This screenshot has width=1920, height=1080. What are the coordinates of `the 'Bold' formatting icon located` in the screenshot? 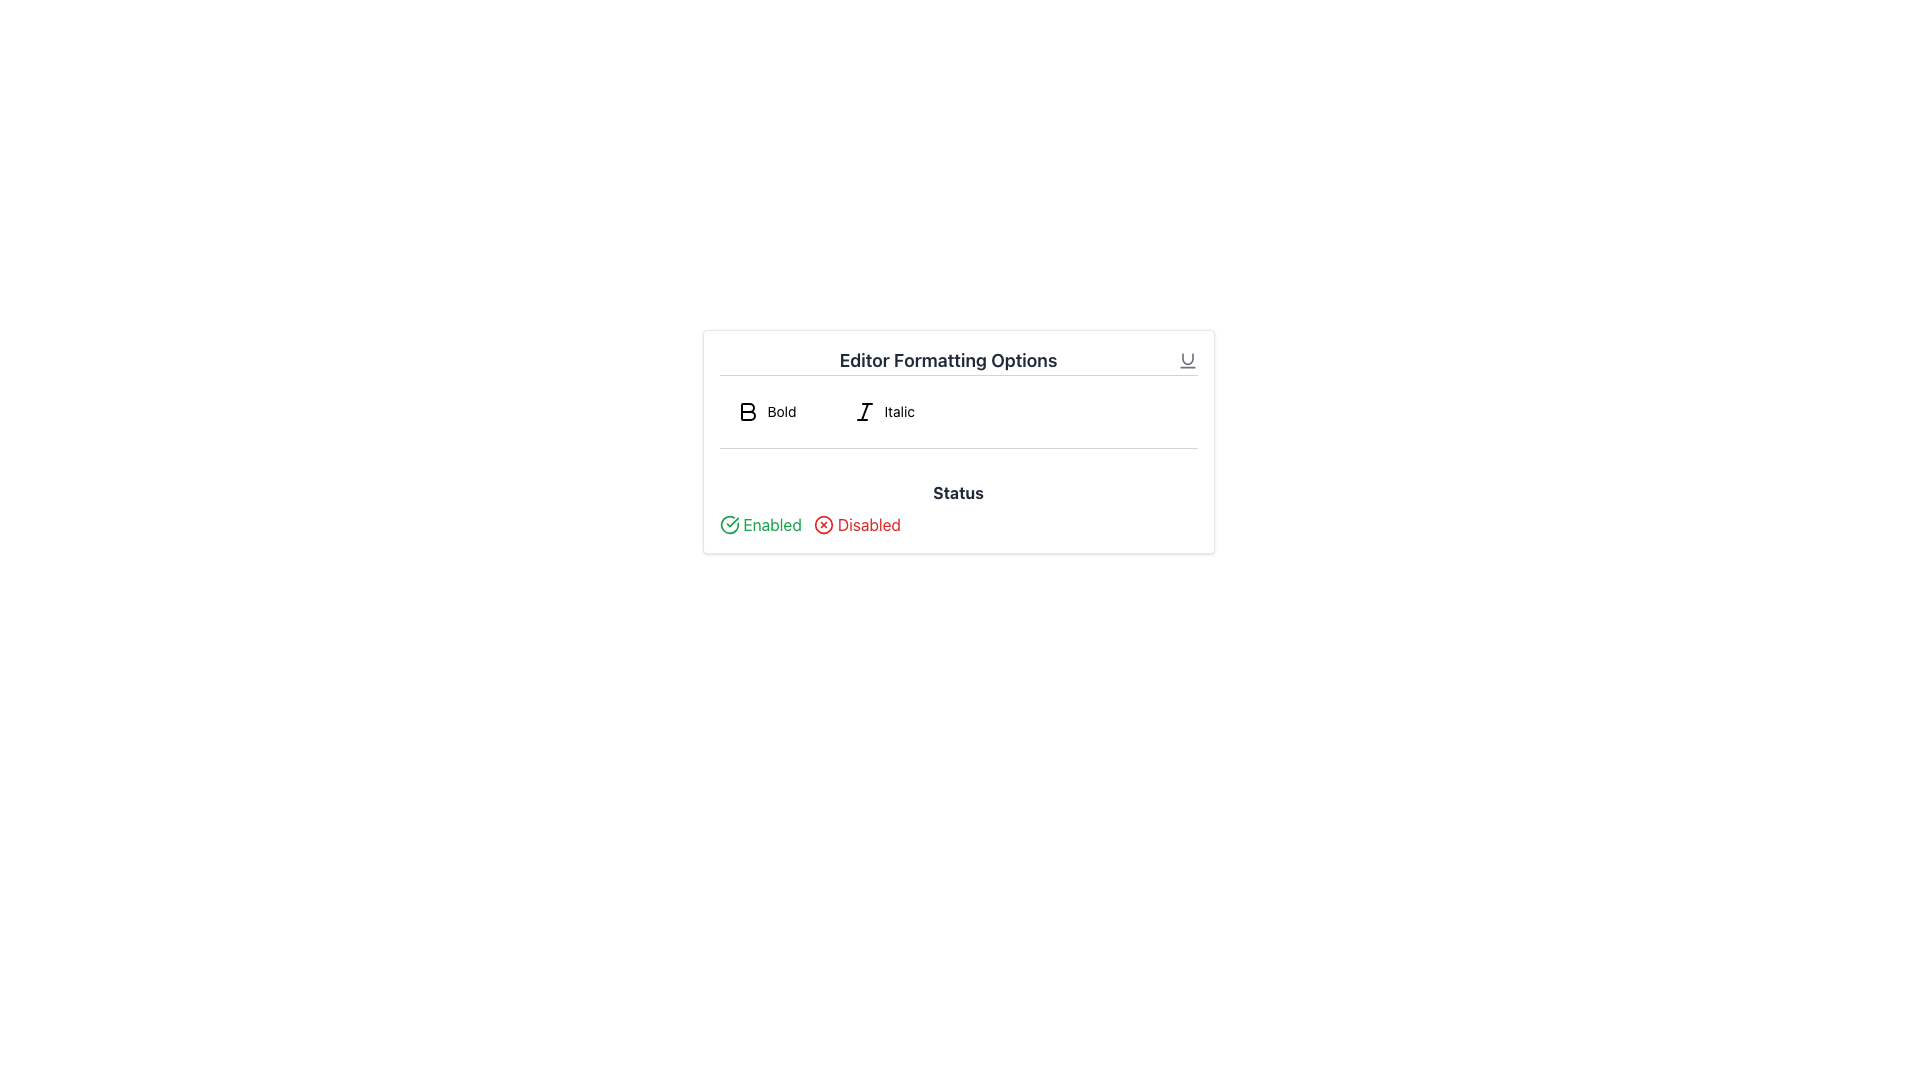 It's located at (747, 411).